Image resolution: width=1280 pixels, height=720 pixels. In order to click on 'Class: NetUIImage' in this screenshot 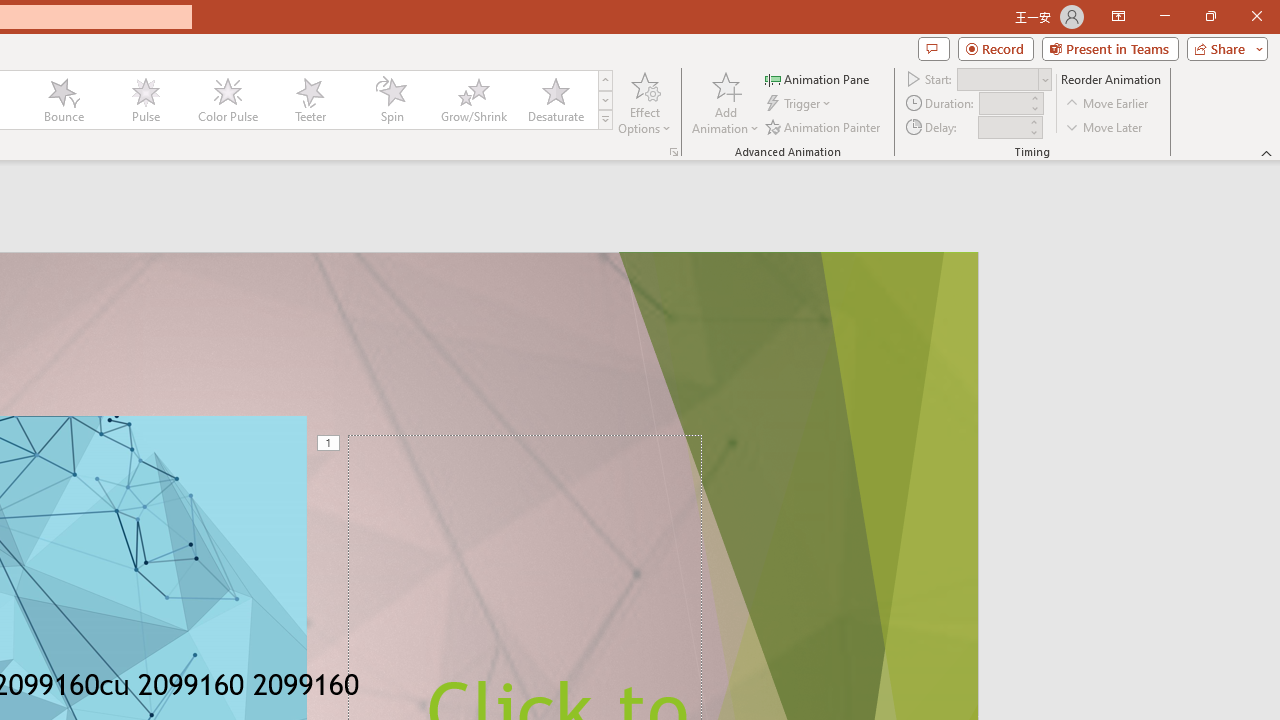, I will do `click(605, 119)`.